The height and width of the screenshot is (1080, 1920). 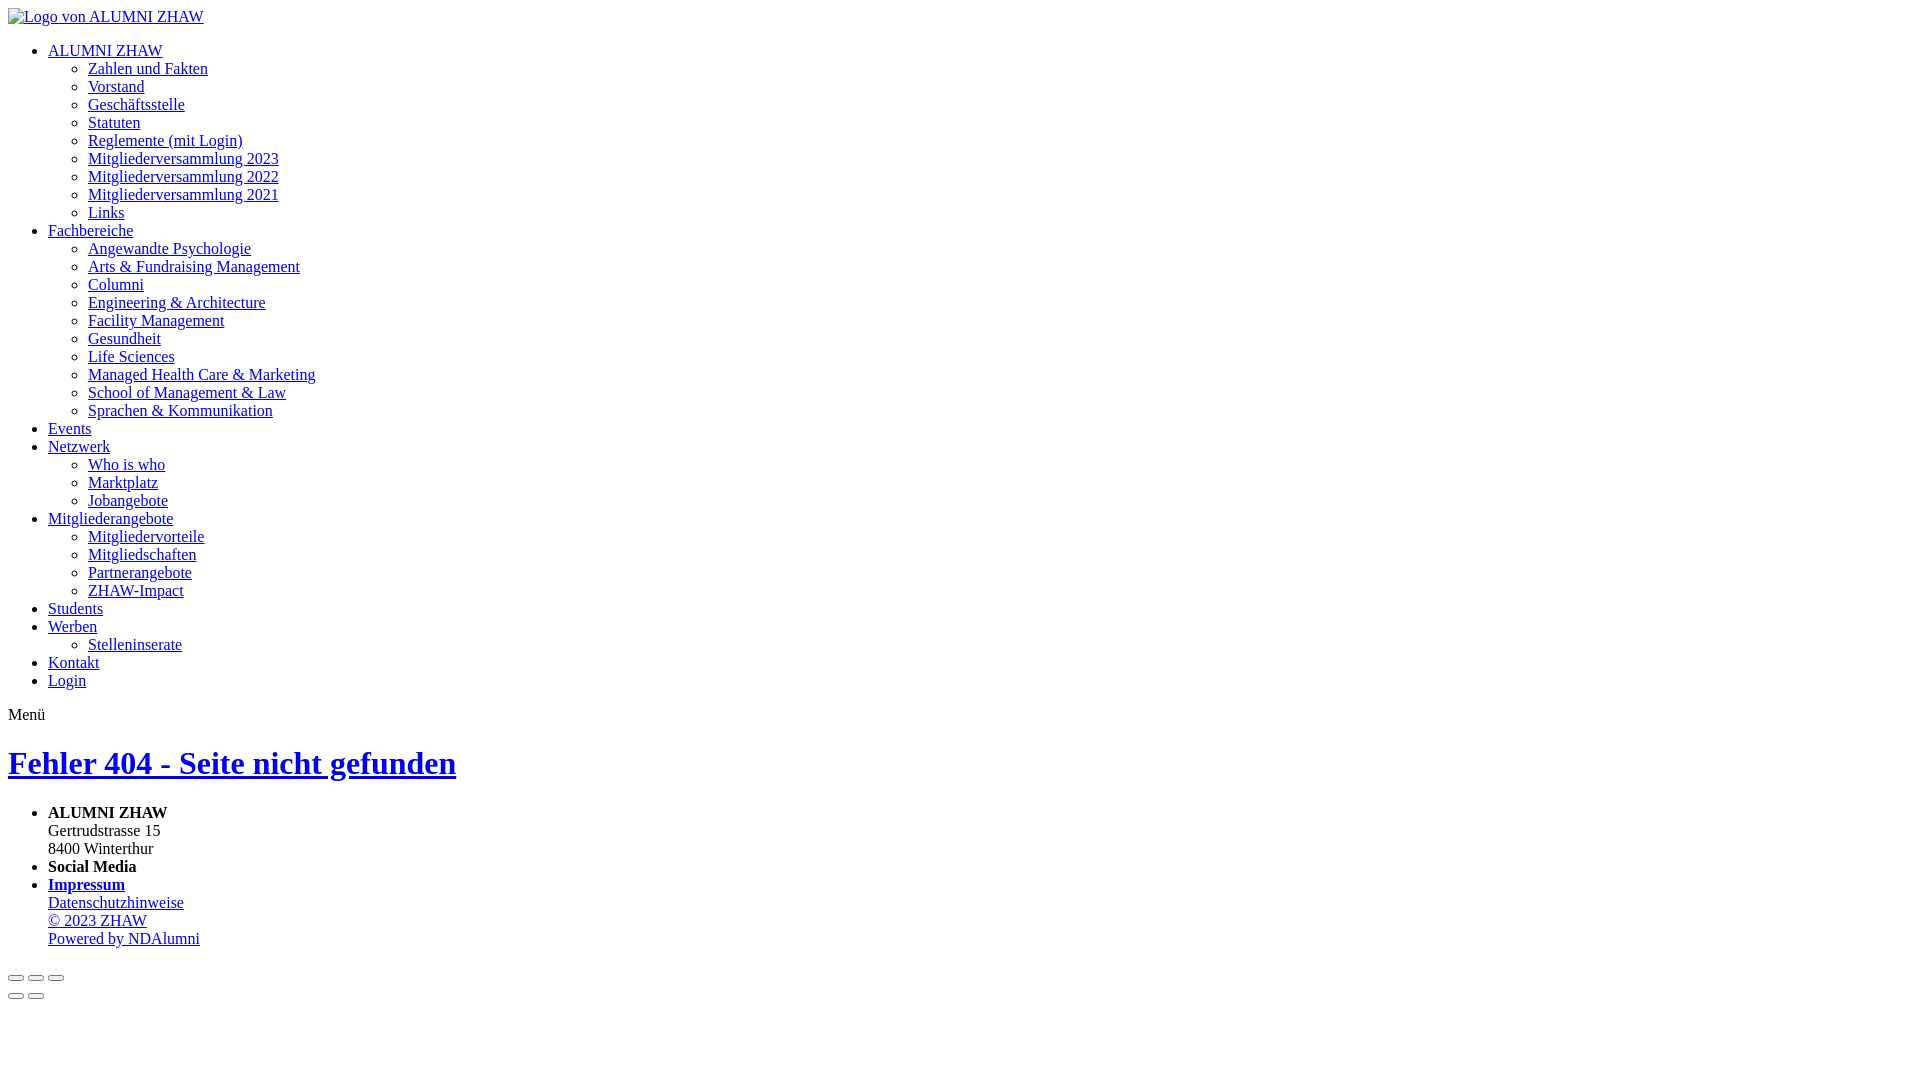 What do you see at coordinates (86, 589) in the screenshot?
I see `'ZHAW-Impact'` at bounding box center [86, 589].